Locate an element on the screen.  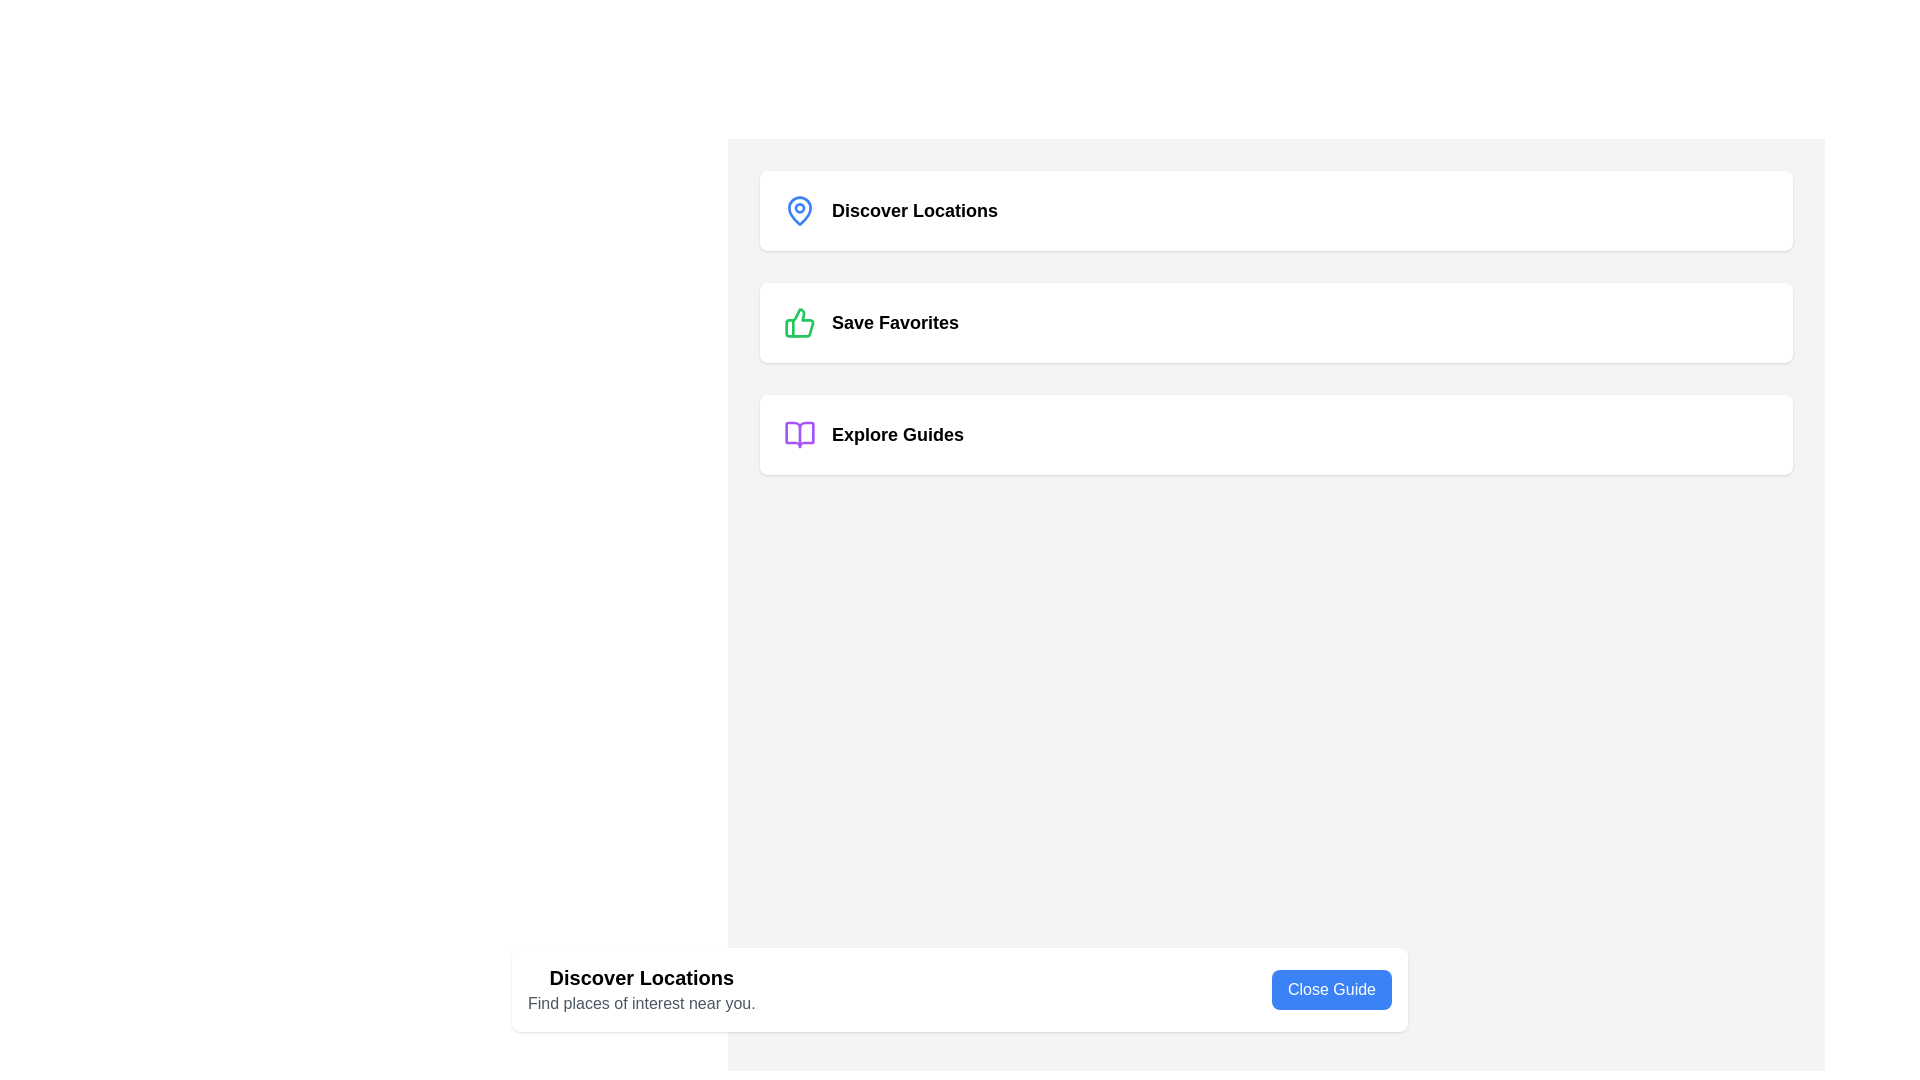
the label that indicates the option to save favorite items or locations, which is the second entry in a vertical list, accompanied by a green thumbs-up icon and the text 'Save Favorites' is located at coordinates (894, 322).